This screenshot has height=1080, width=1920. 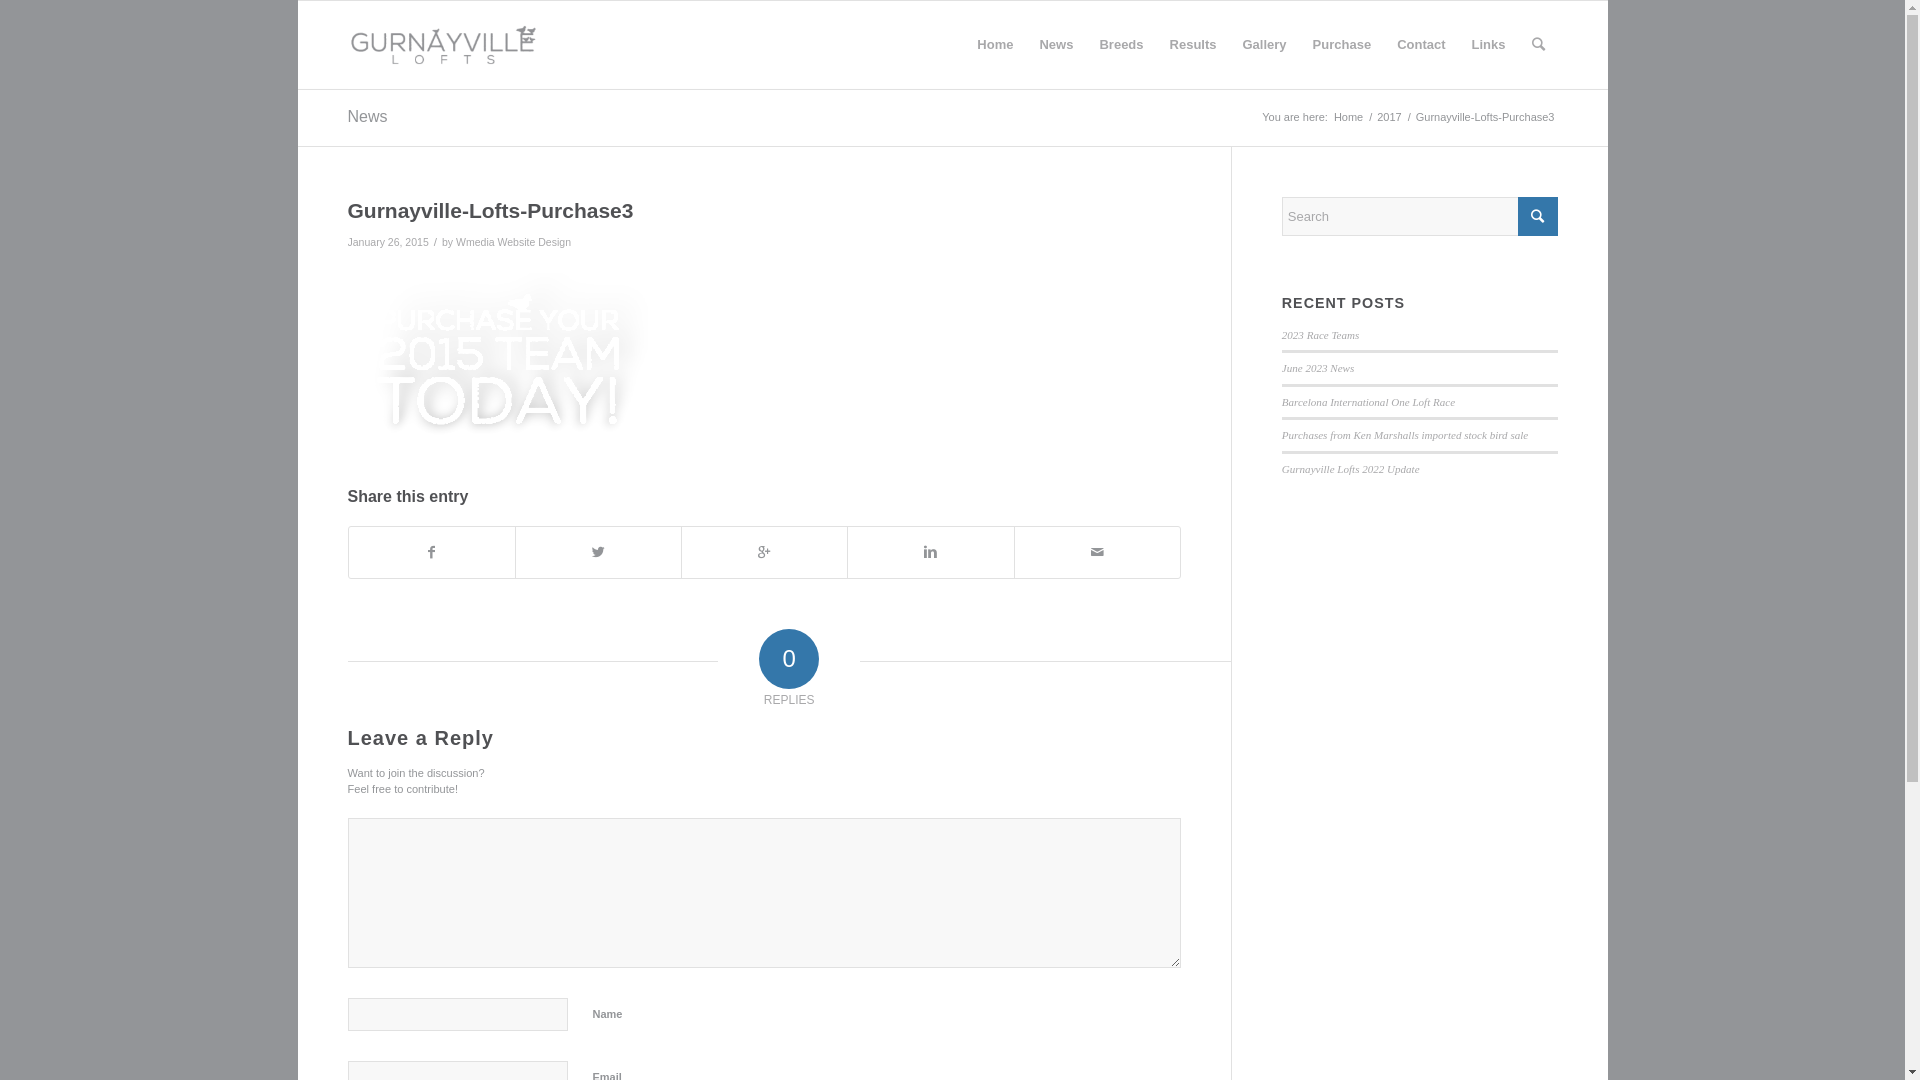 I want to click on 'Links', so click(x=1459, y=45).